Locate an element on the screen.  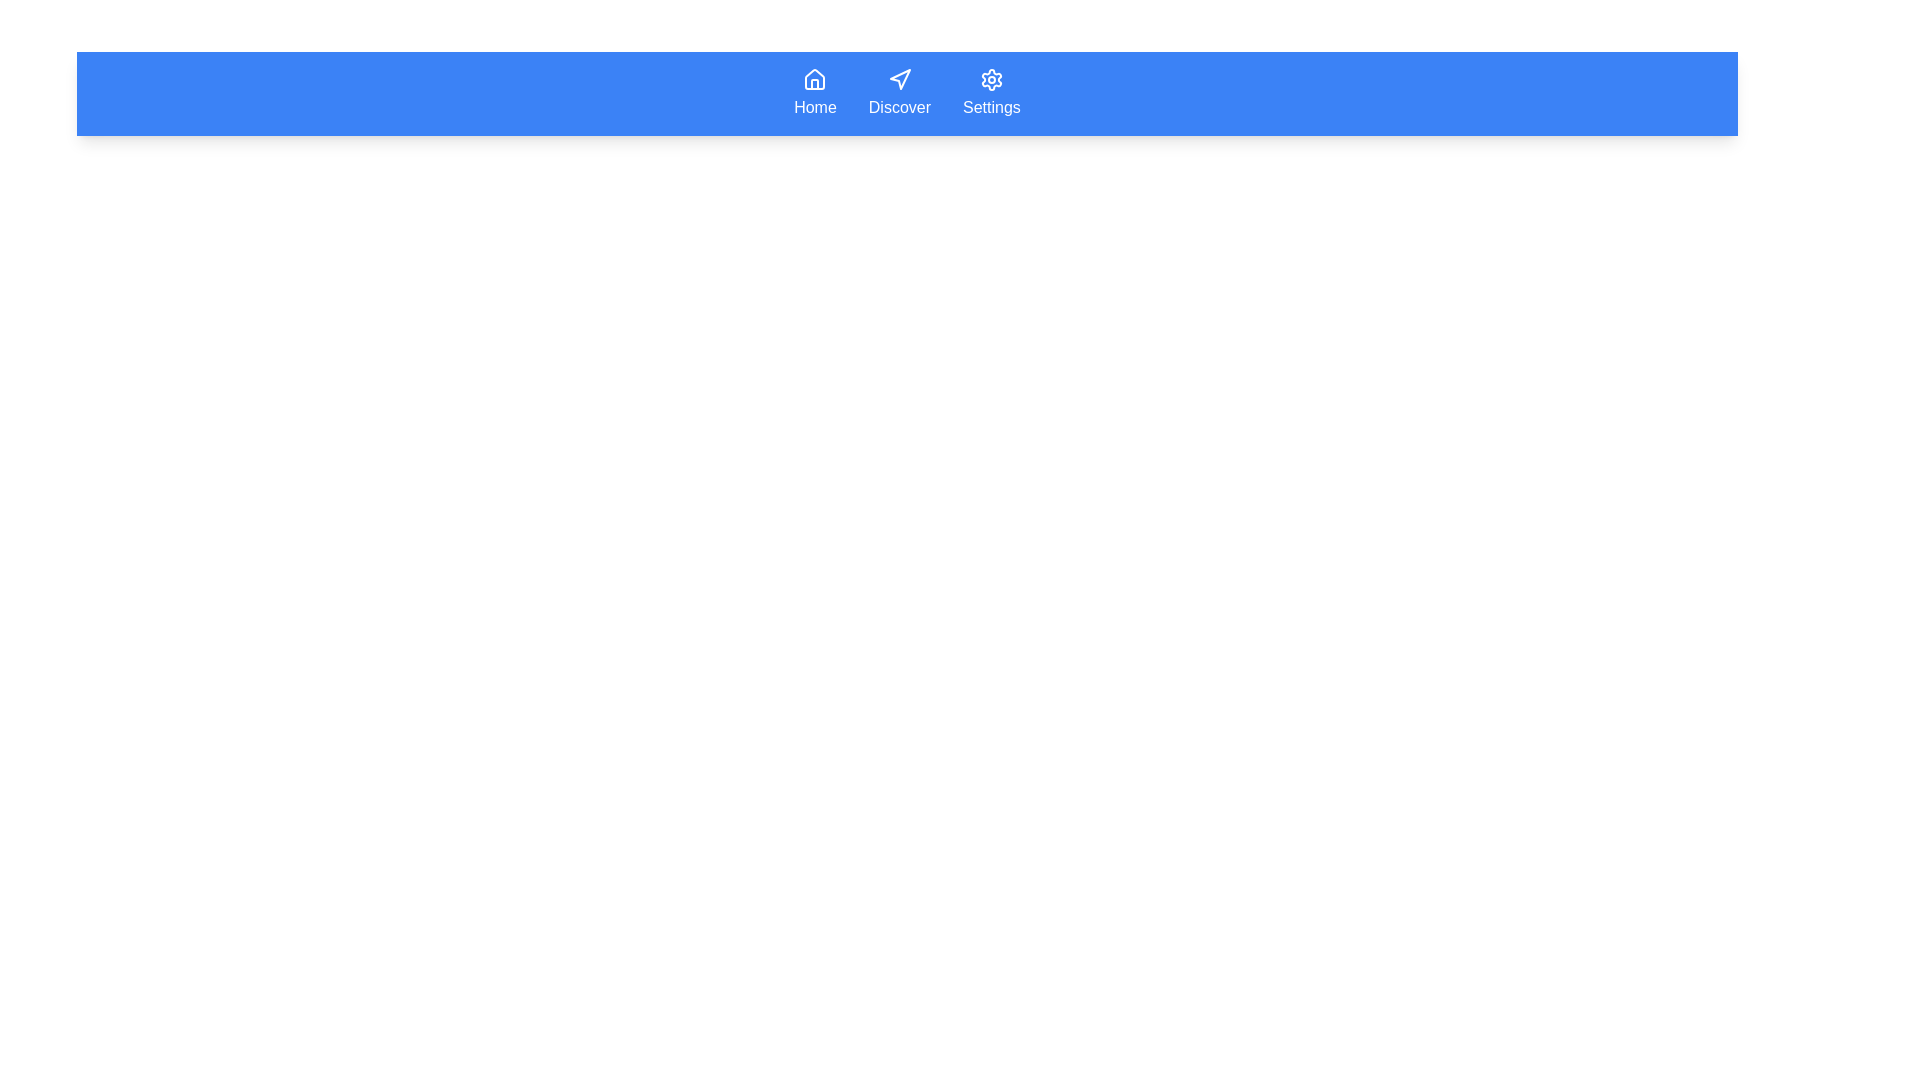
the 'Settings' navigation link, which features a gear icon and white text on a blue background, located centrally at the top of the interface is located at coordinates (991, 93).